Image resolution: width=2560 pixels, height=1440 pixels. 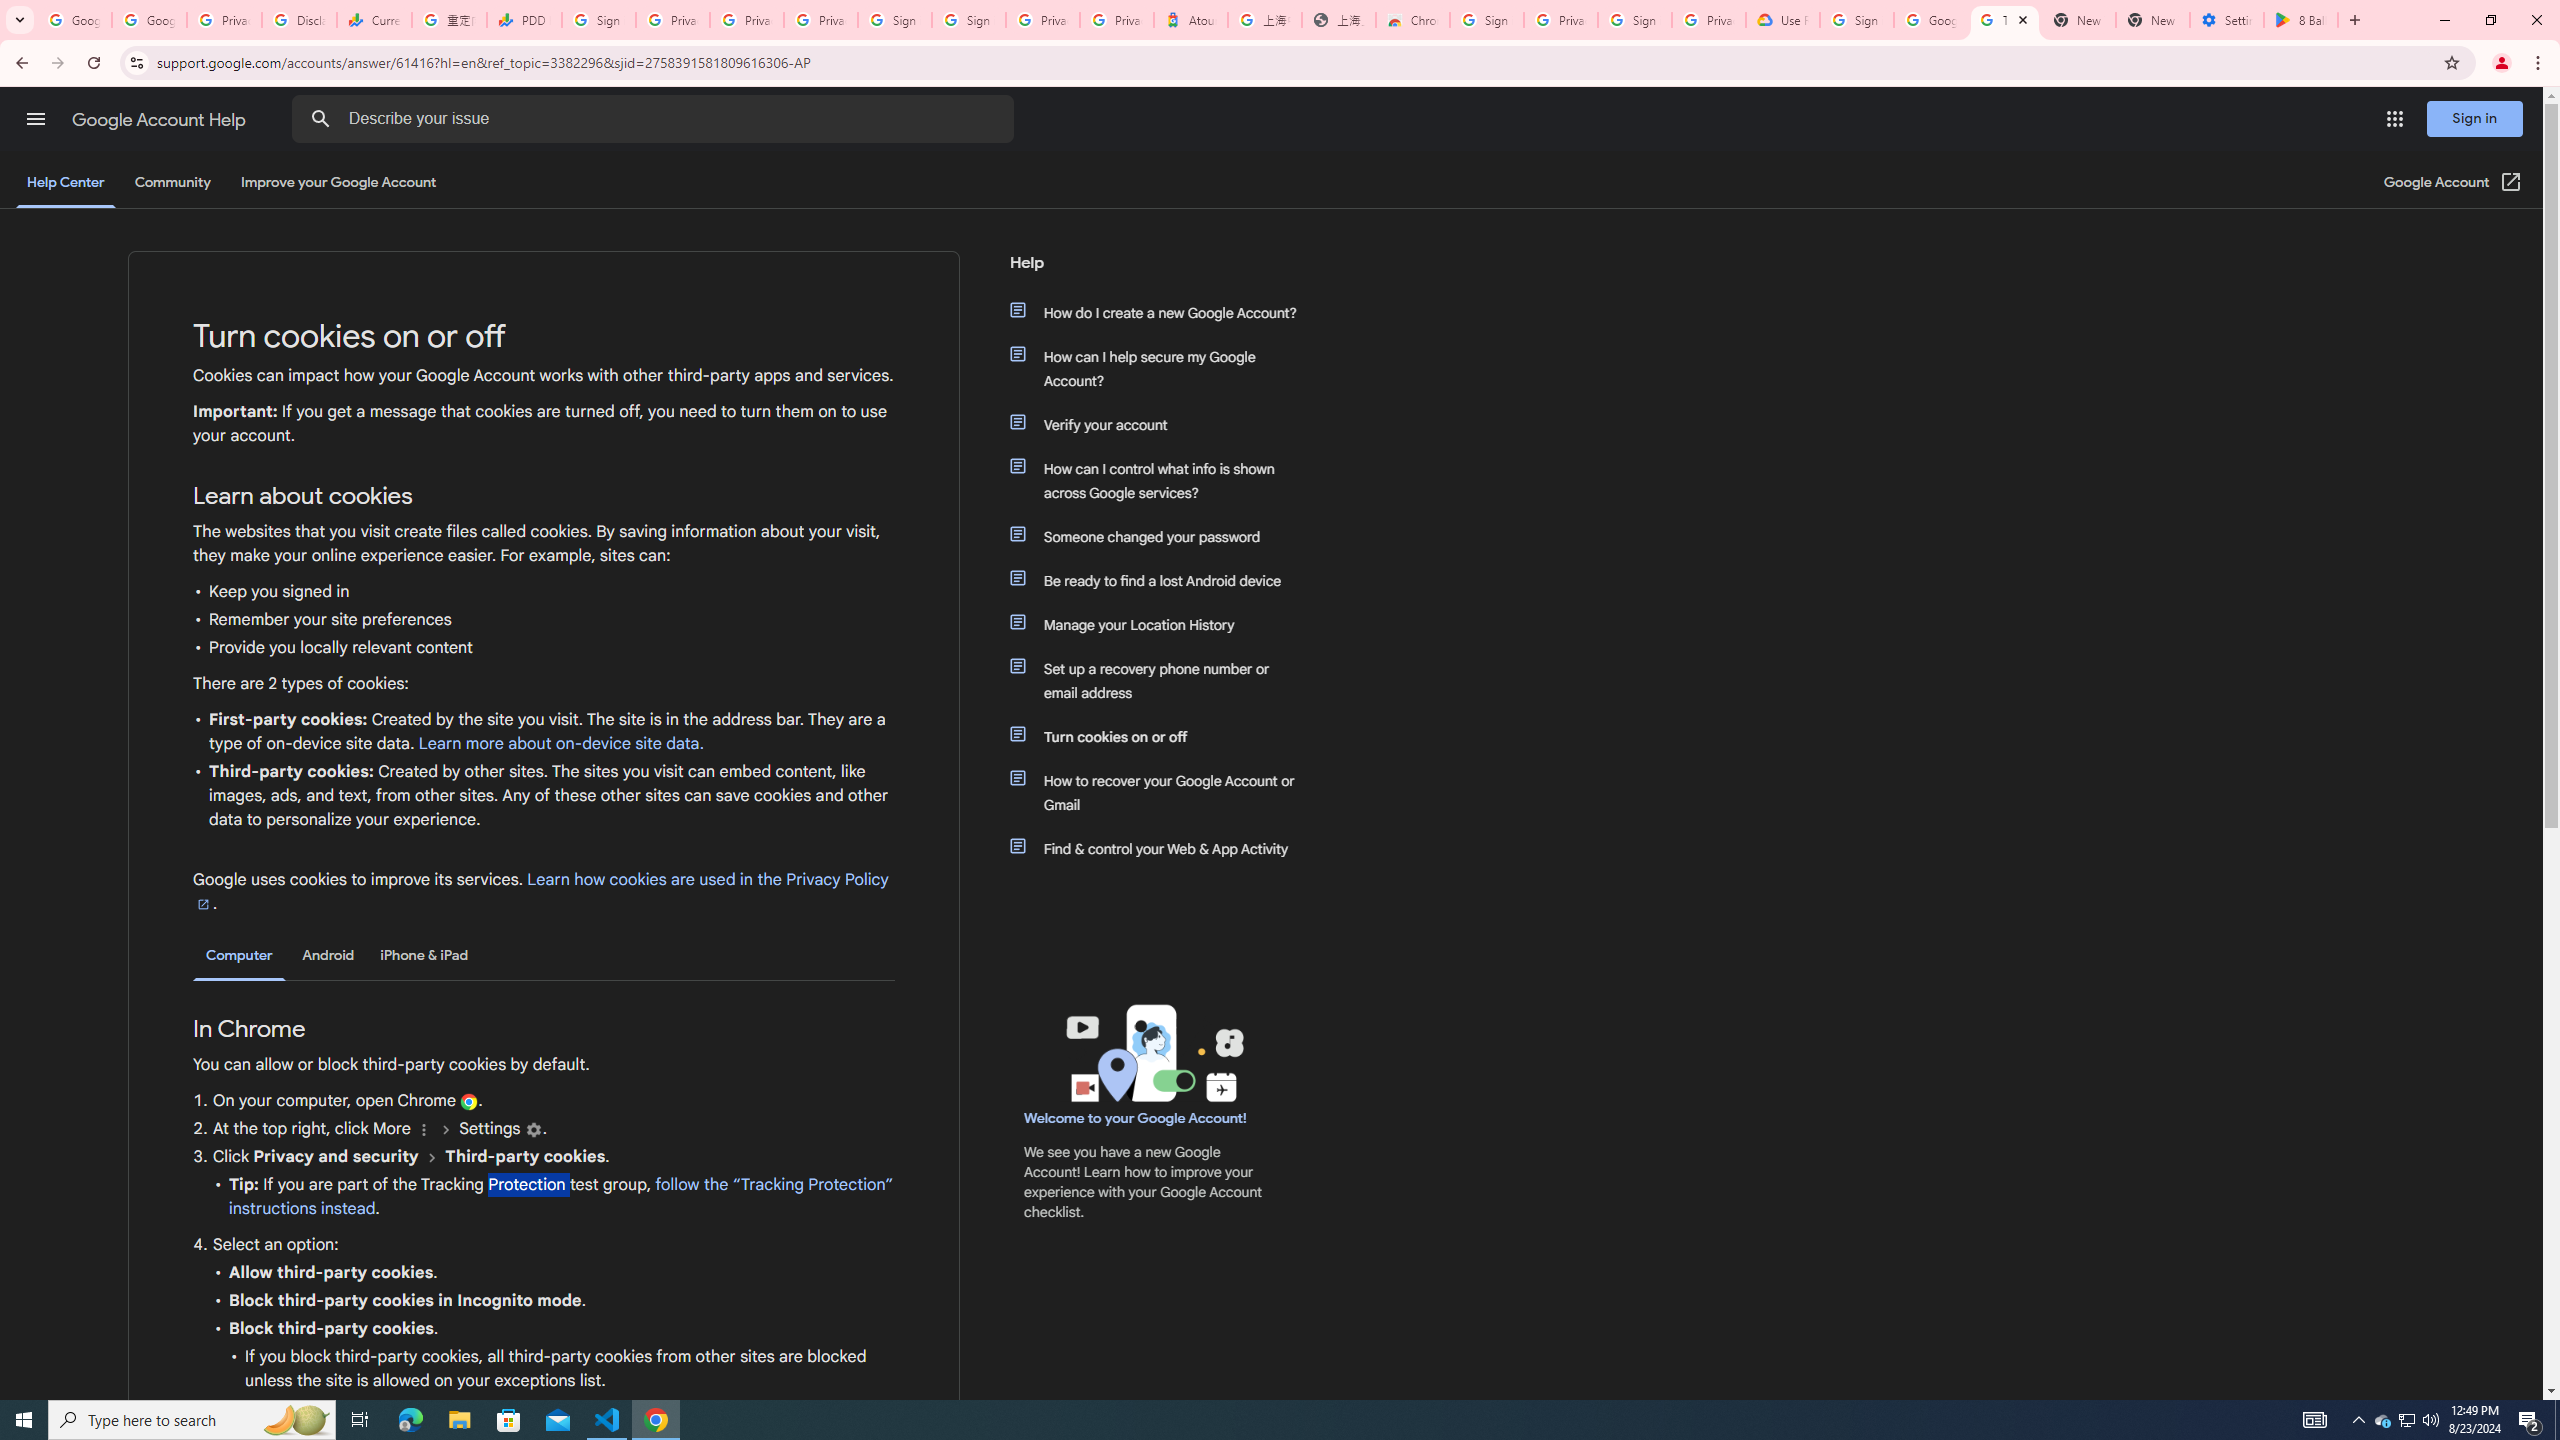 What do you see at coordinates (1162, 424) in the screenshot?
I see `'Verify your account'` at bounding box center [1162, 424].